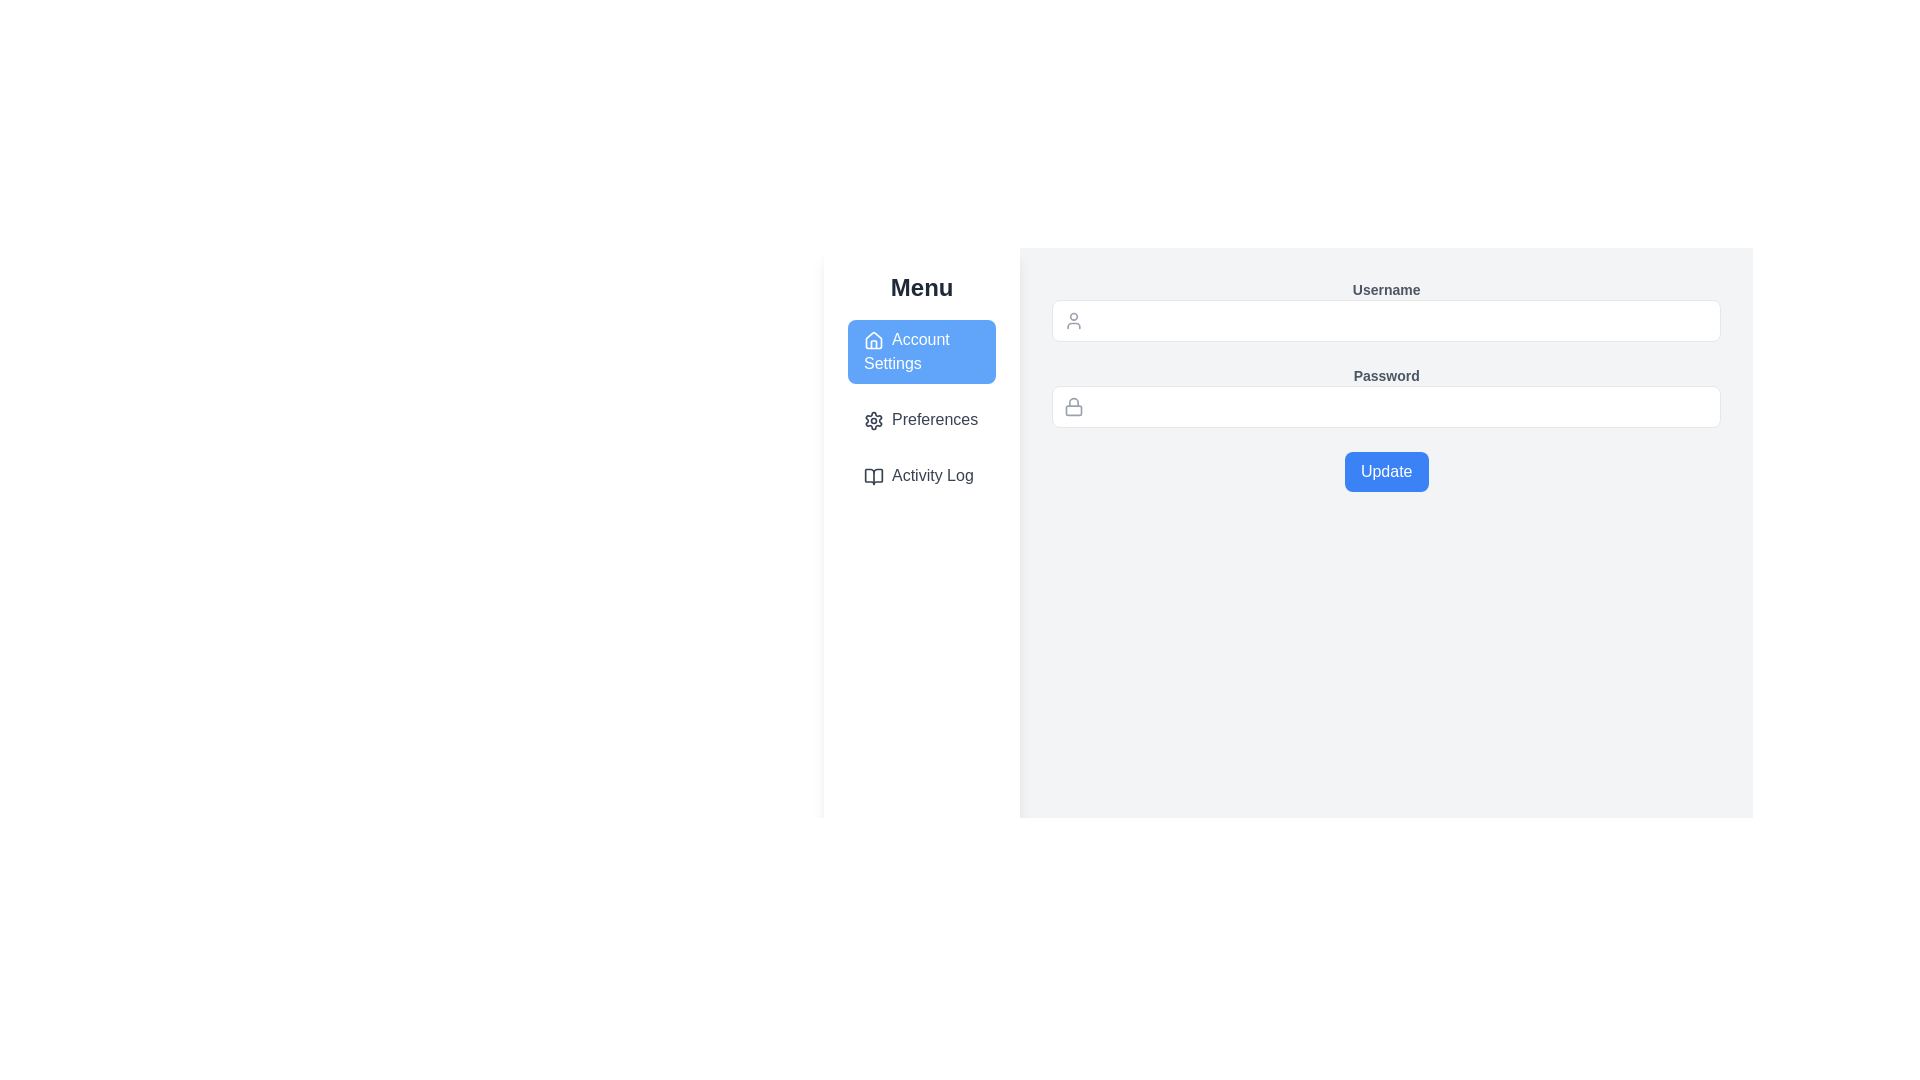  I want to click on the house icon in the sidebar menu that represents 'Account Settings', located at the top of the menu options, so click(873, 338).